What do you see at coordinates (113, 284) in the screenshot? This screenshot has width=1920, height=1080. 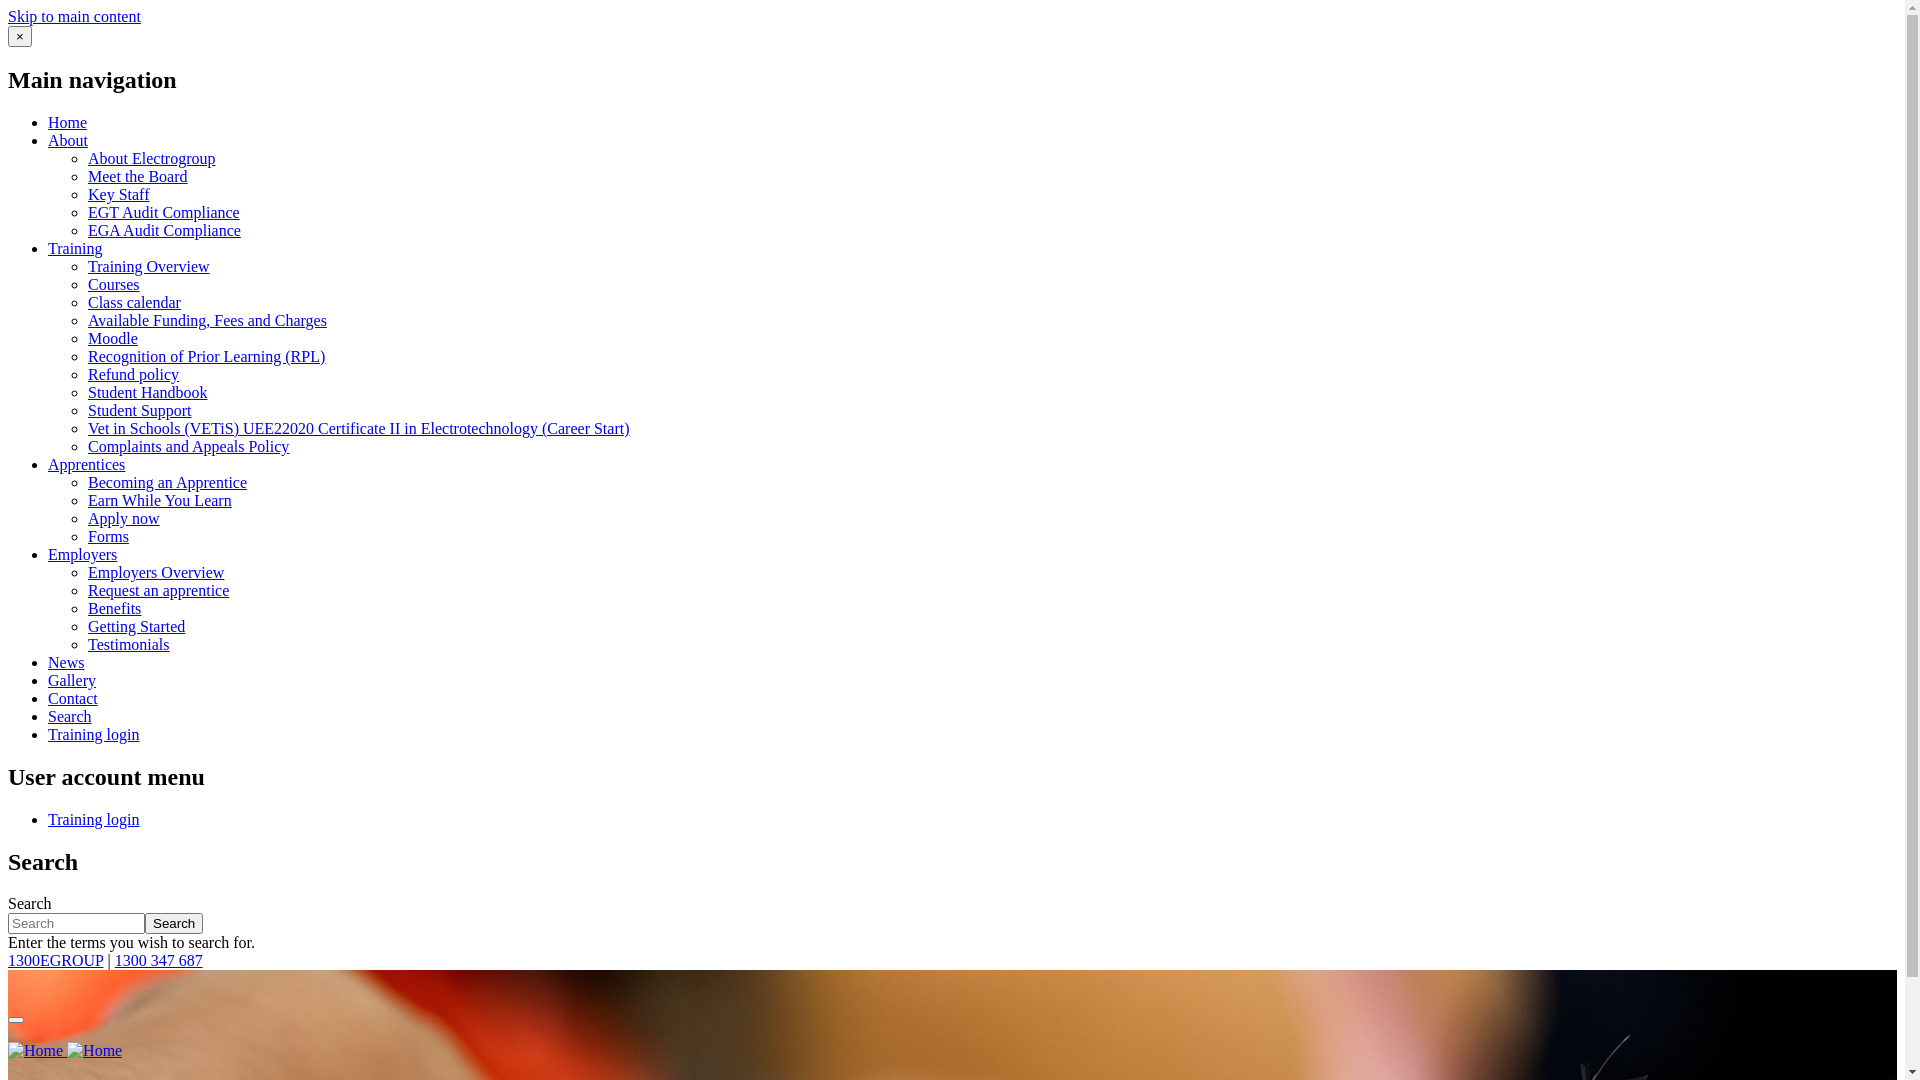 I see `'Courses'` at bounding box center [113, 284].